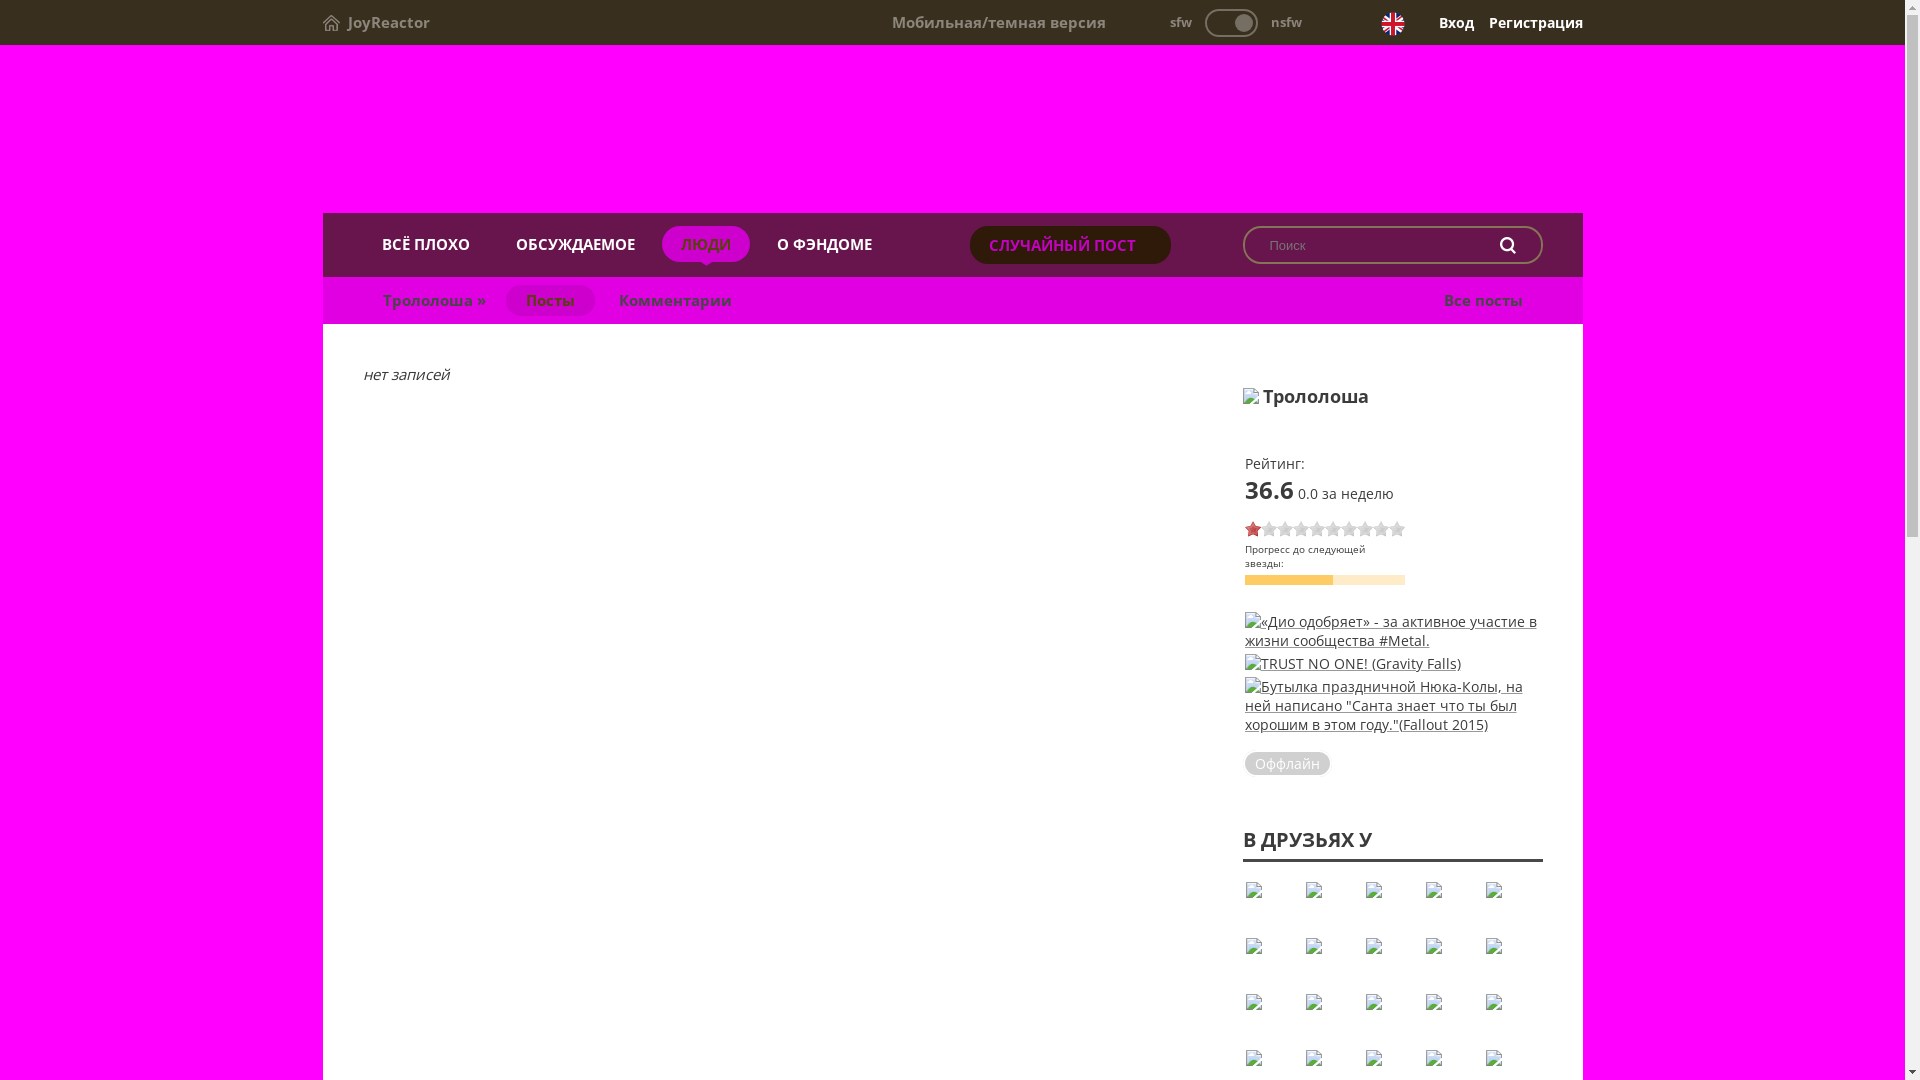 This screenshot has height=1080, width=1920. I want to click on '3eJIeHb', so click(1390, 903).